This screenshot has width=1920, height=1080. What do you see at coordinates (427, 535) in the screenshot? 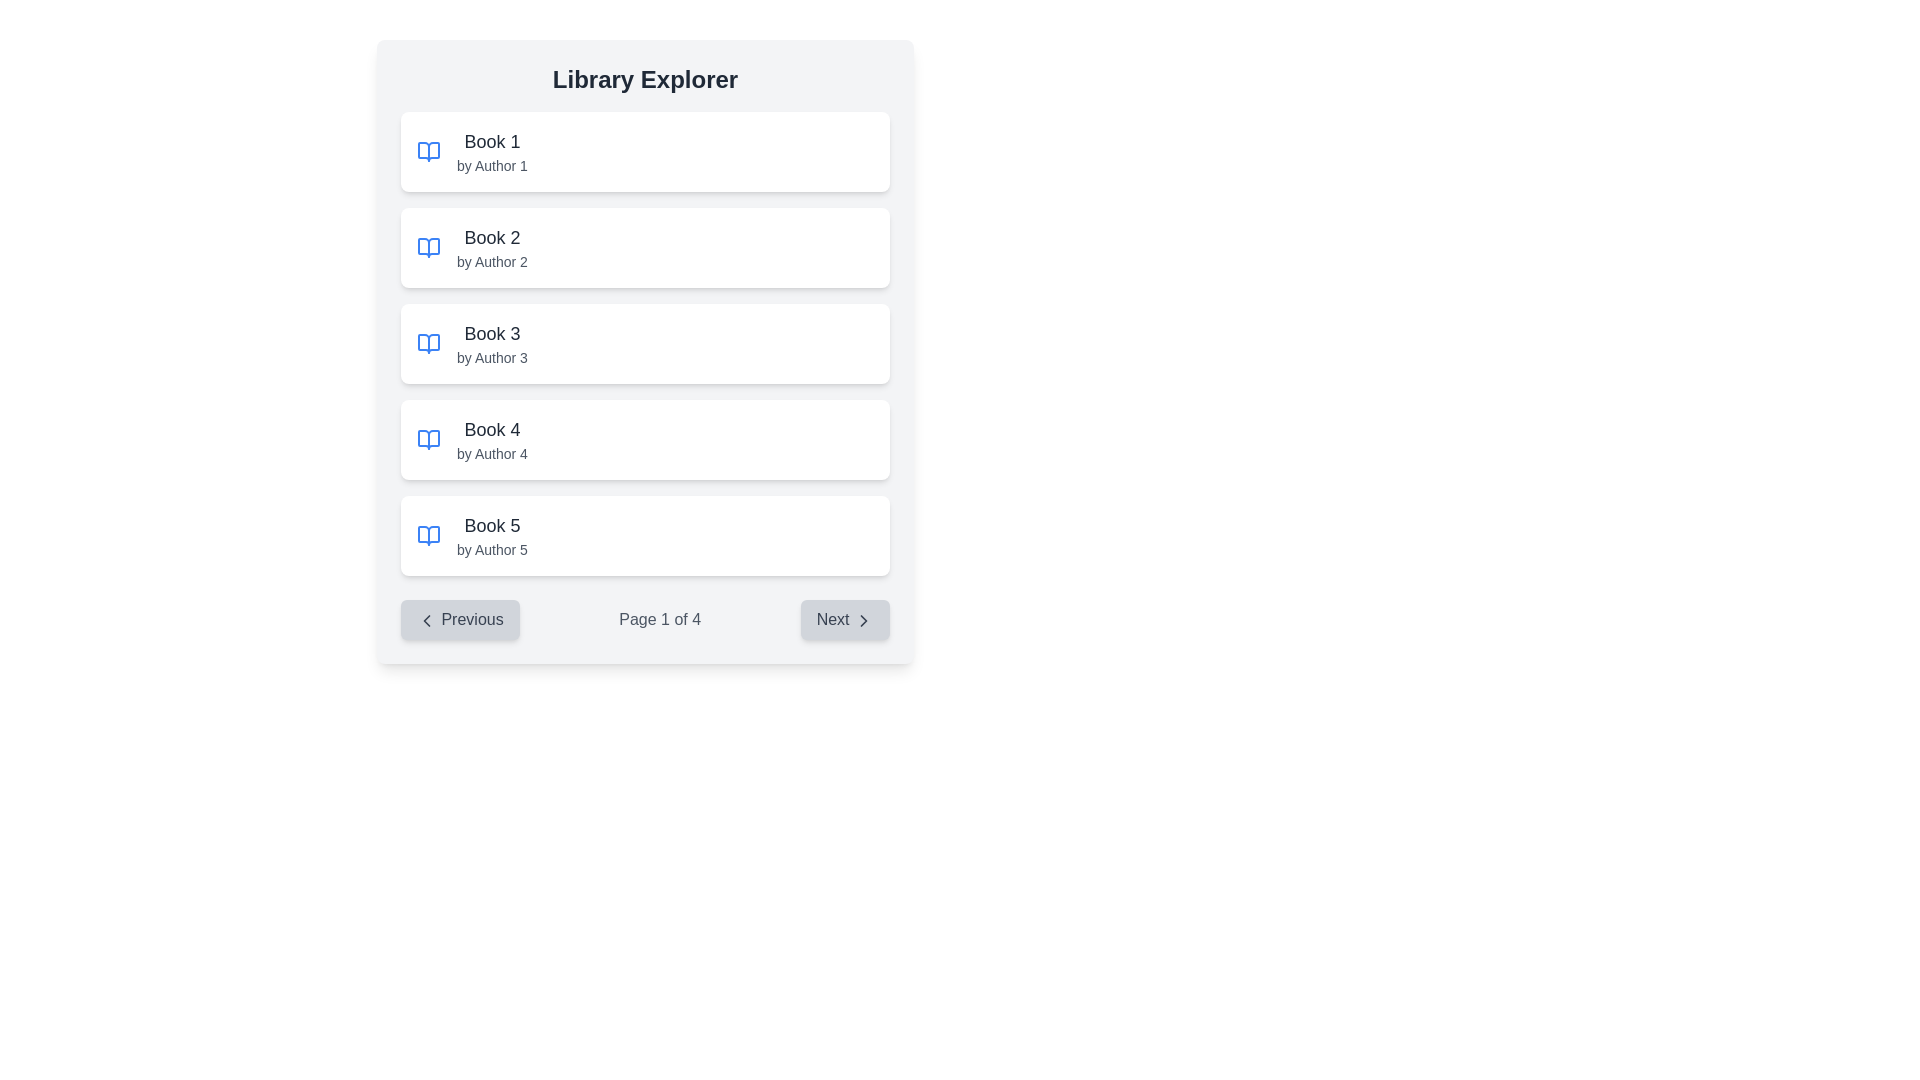
I see `the icon that signifies the row related to 'Book 5 by Author 5', located at the beginning of its row` at bounding box center [427, 535].